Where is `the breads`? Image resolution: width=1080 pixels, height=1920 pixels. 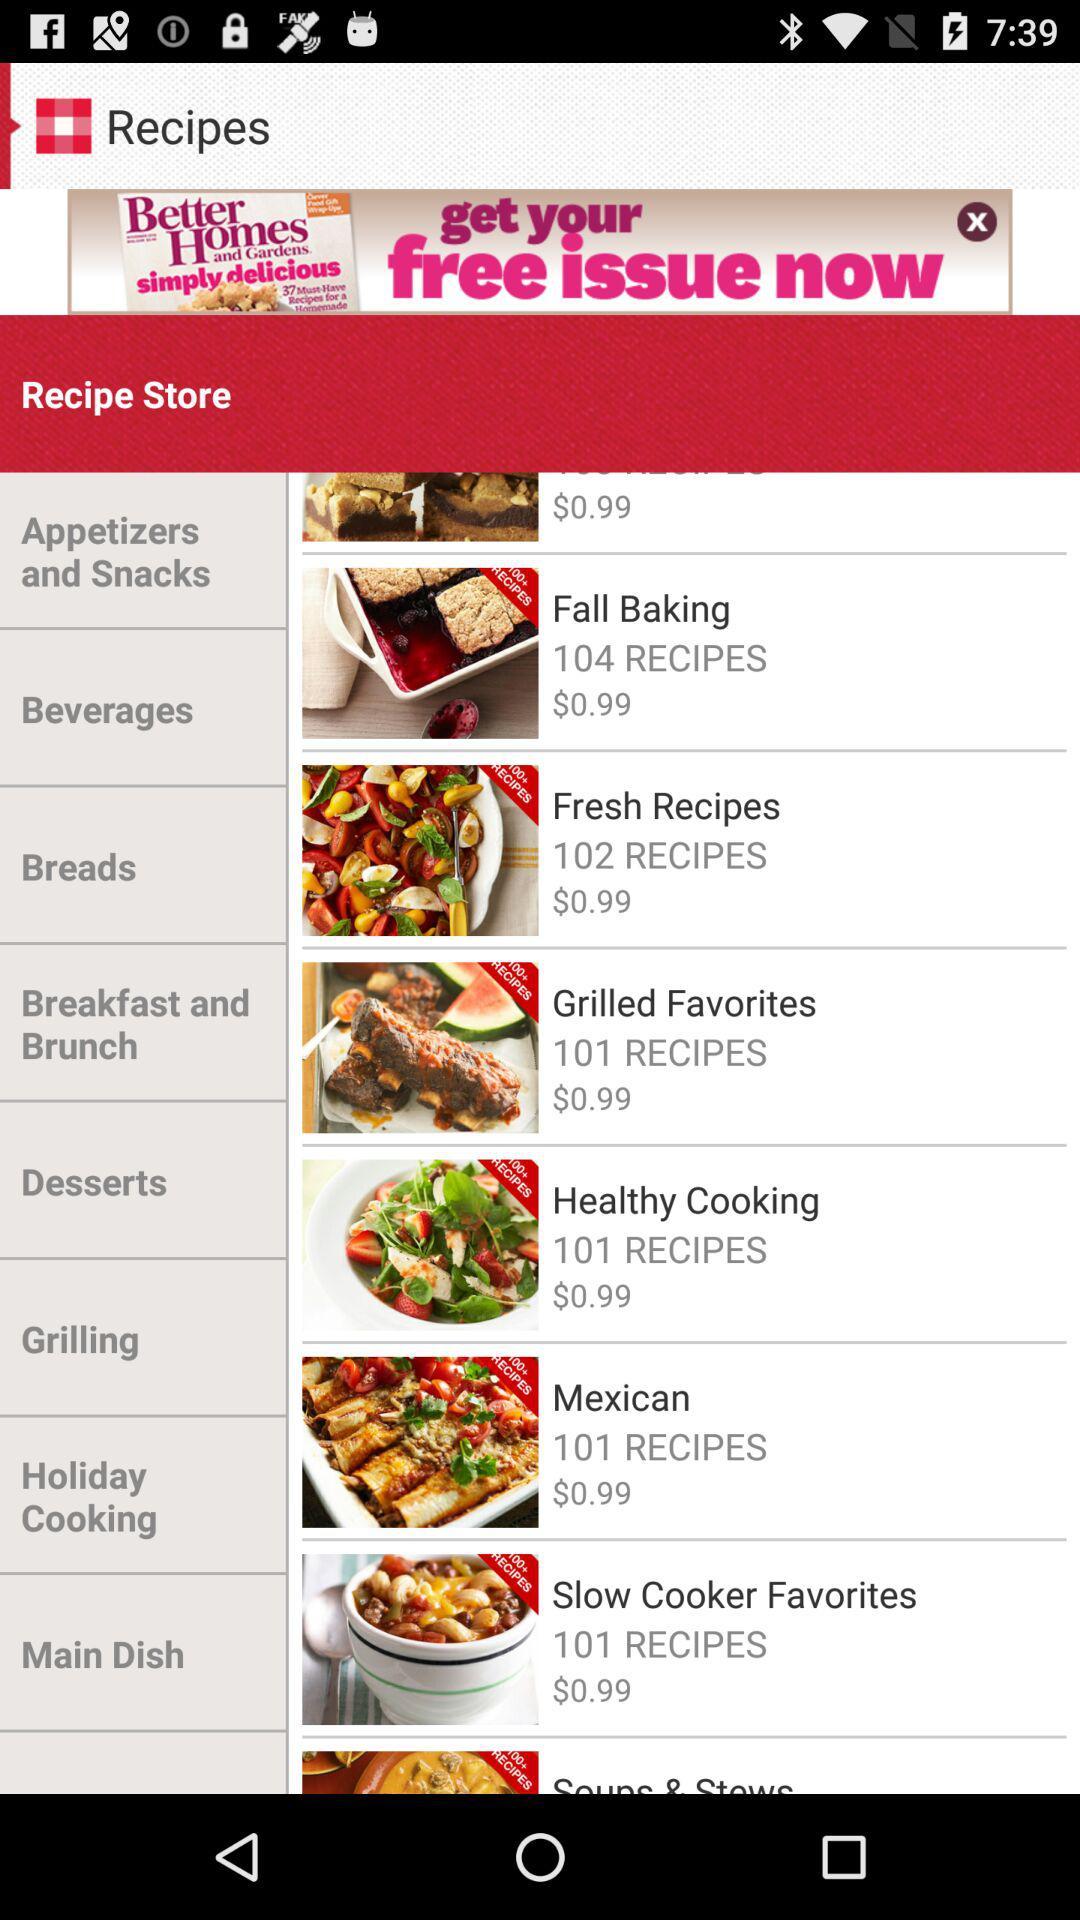
the breads is located at coordinates (77, 866).